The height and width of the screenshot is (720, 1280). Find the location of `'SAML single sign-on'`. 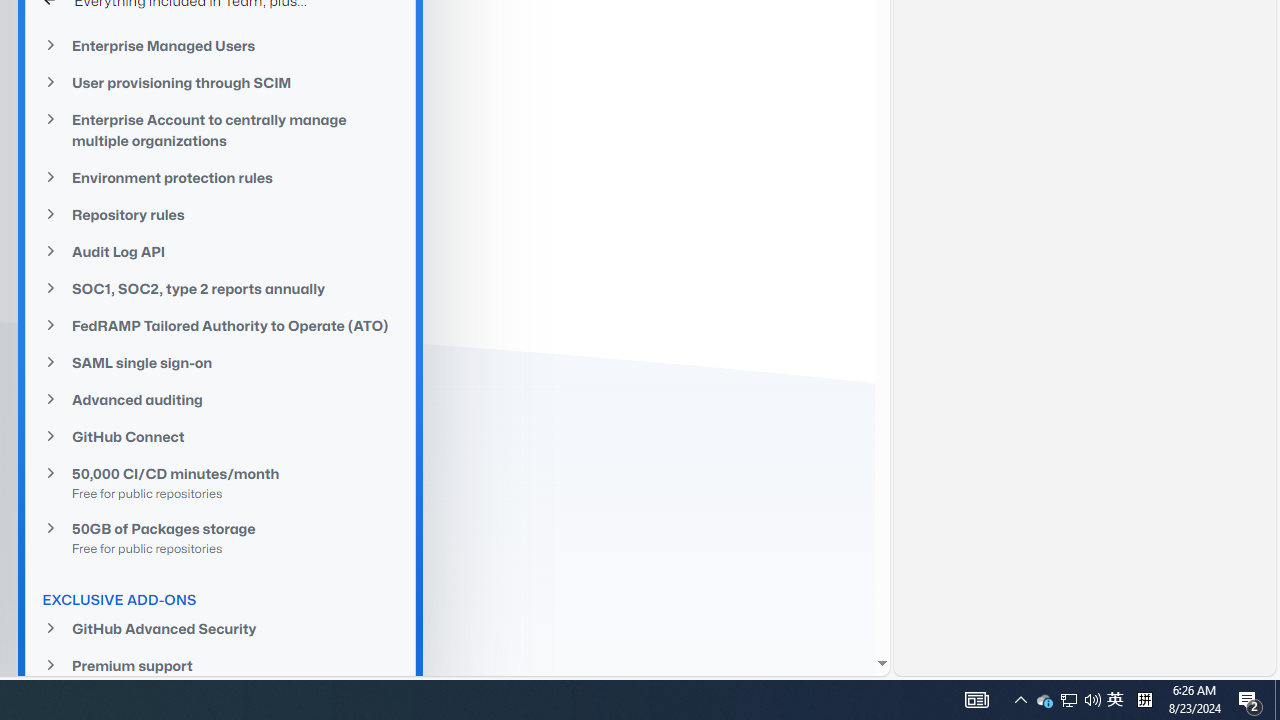

'SAML single sign-on' is located at coordinates (220, 362).